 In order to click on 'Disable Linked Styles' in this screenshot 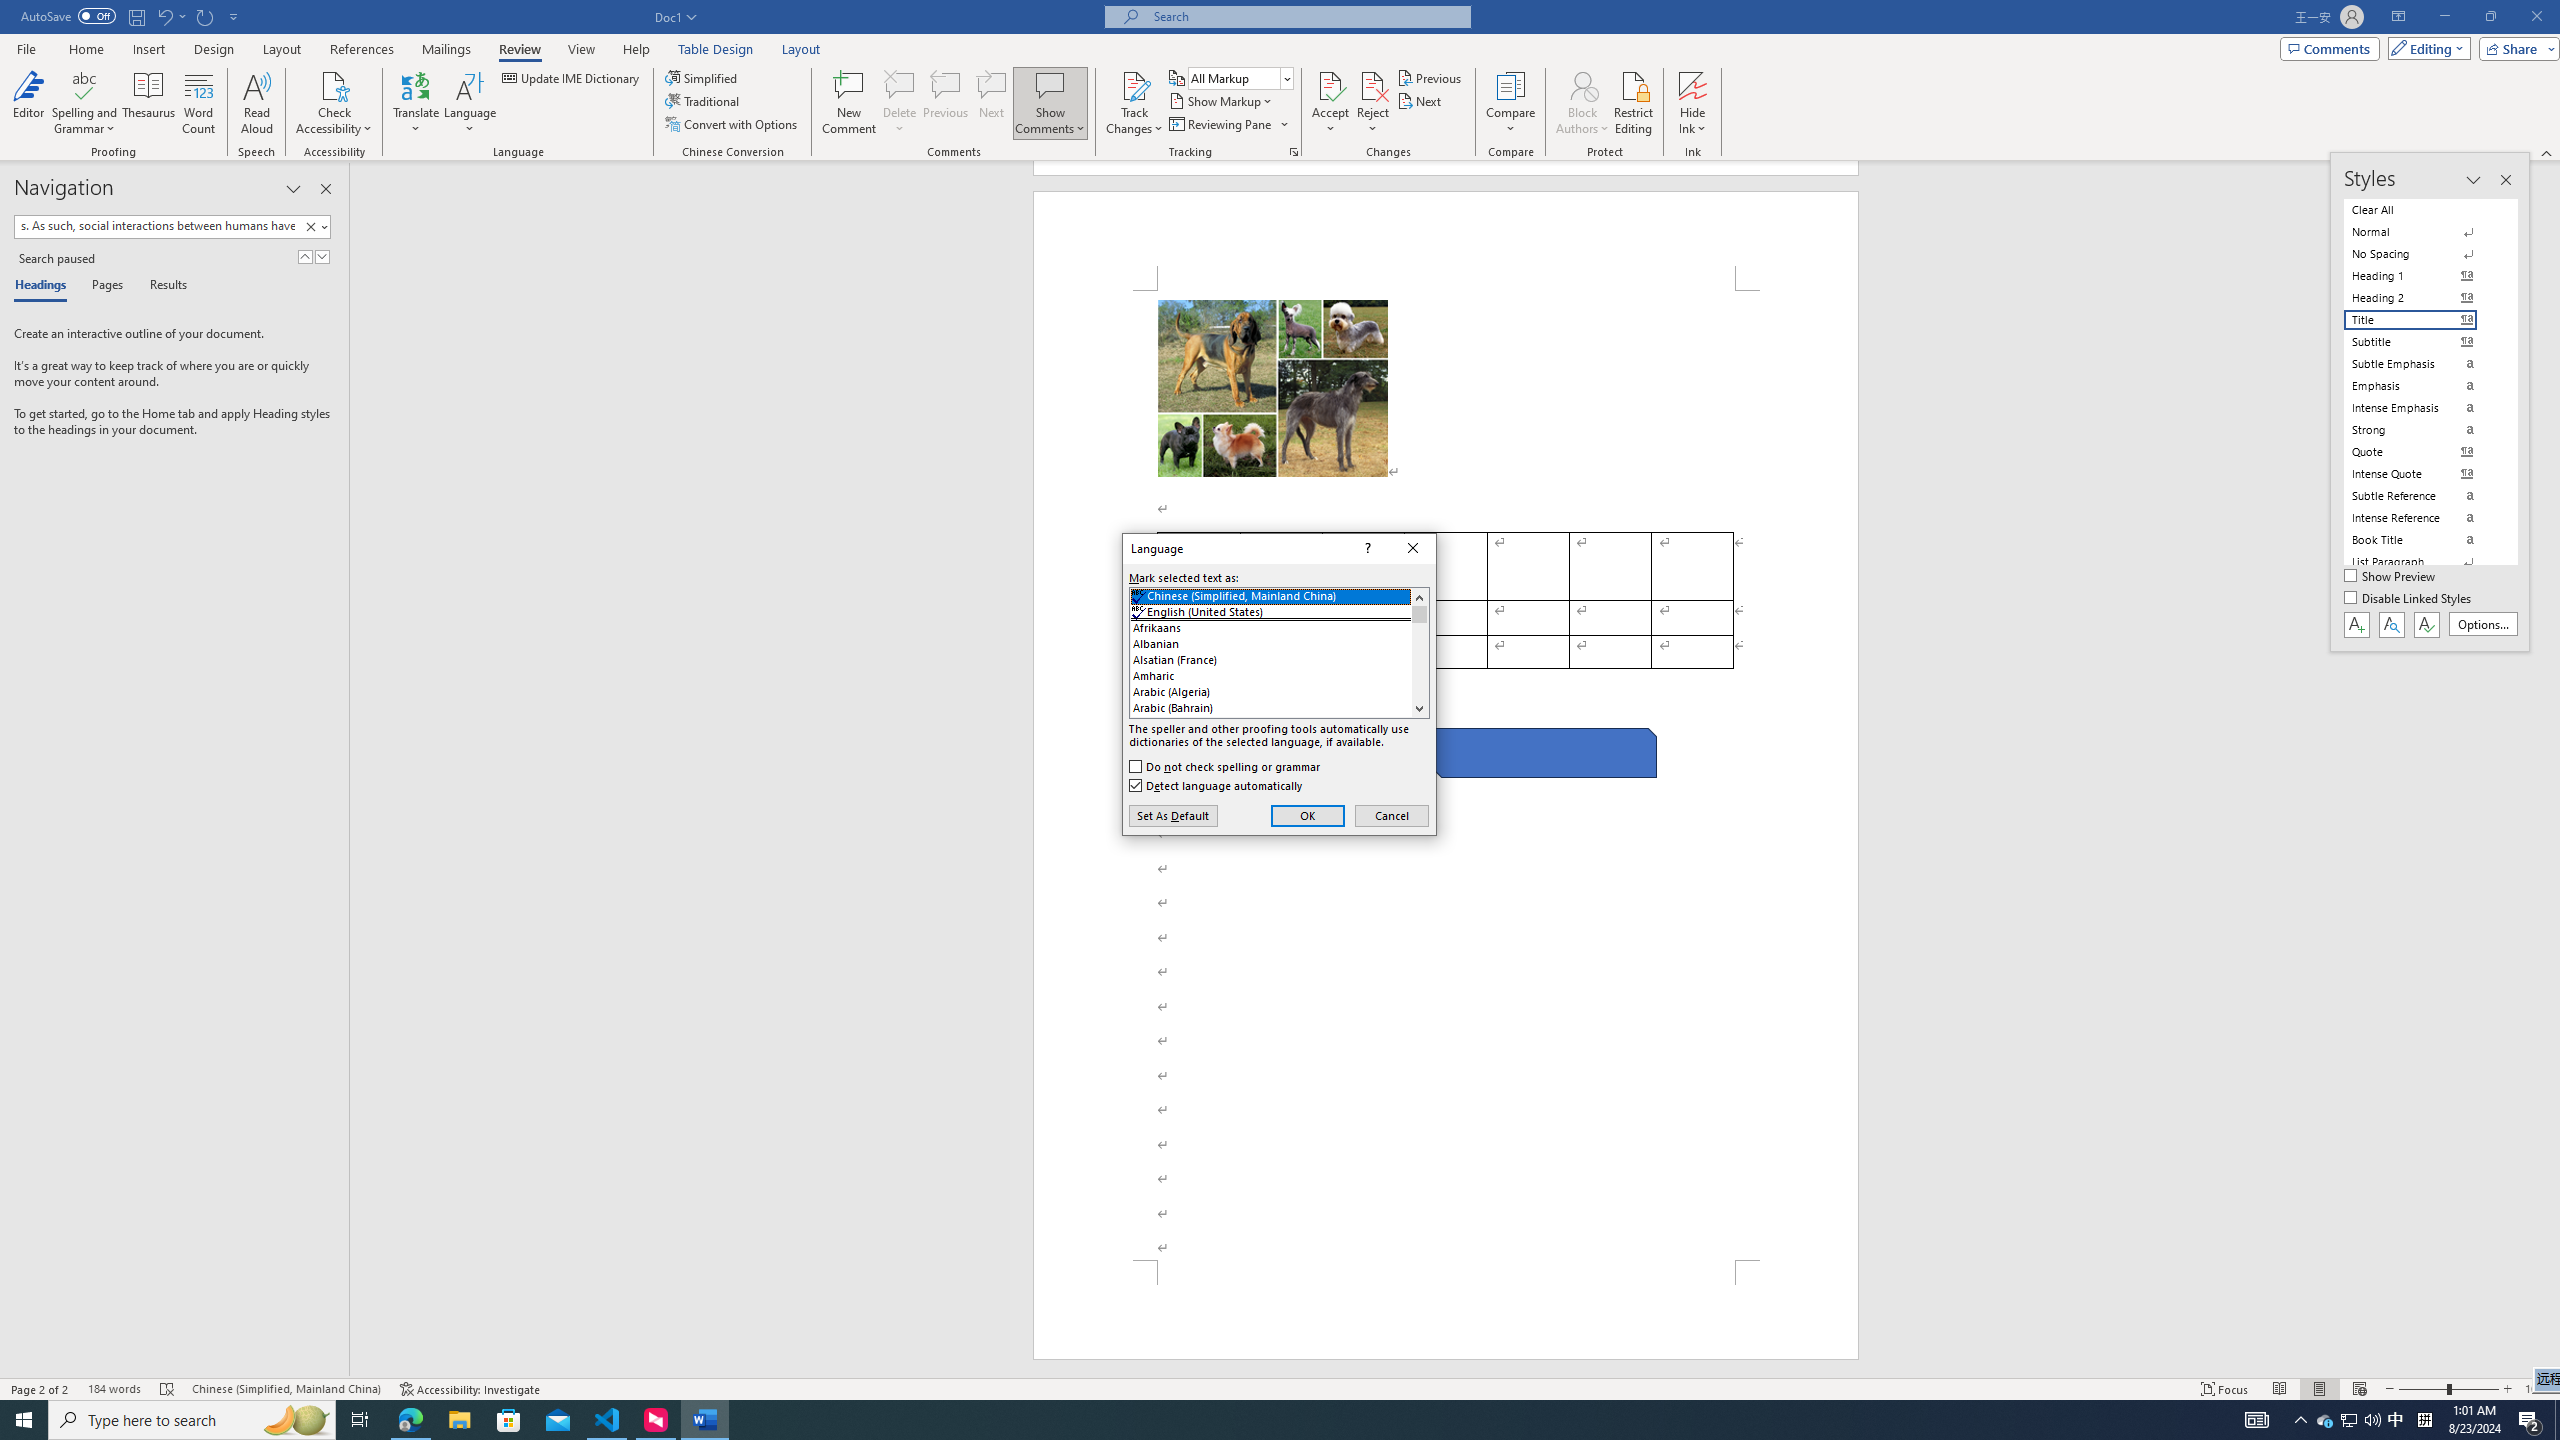, I will do `click(2409, 598)`.